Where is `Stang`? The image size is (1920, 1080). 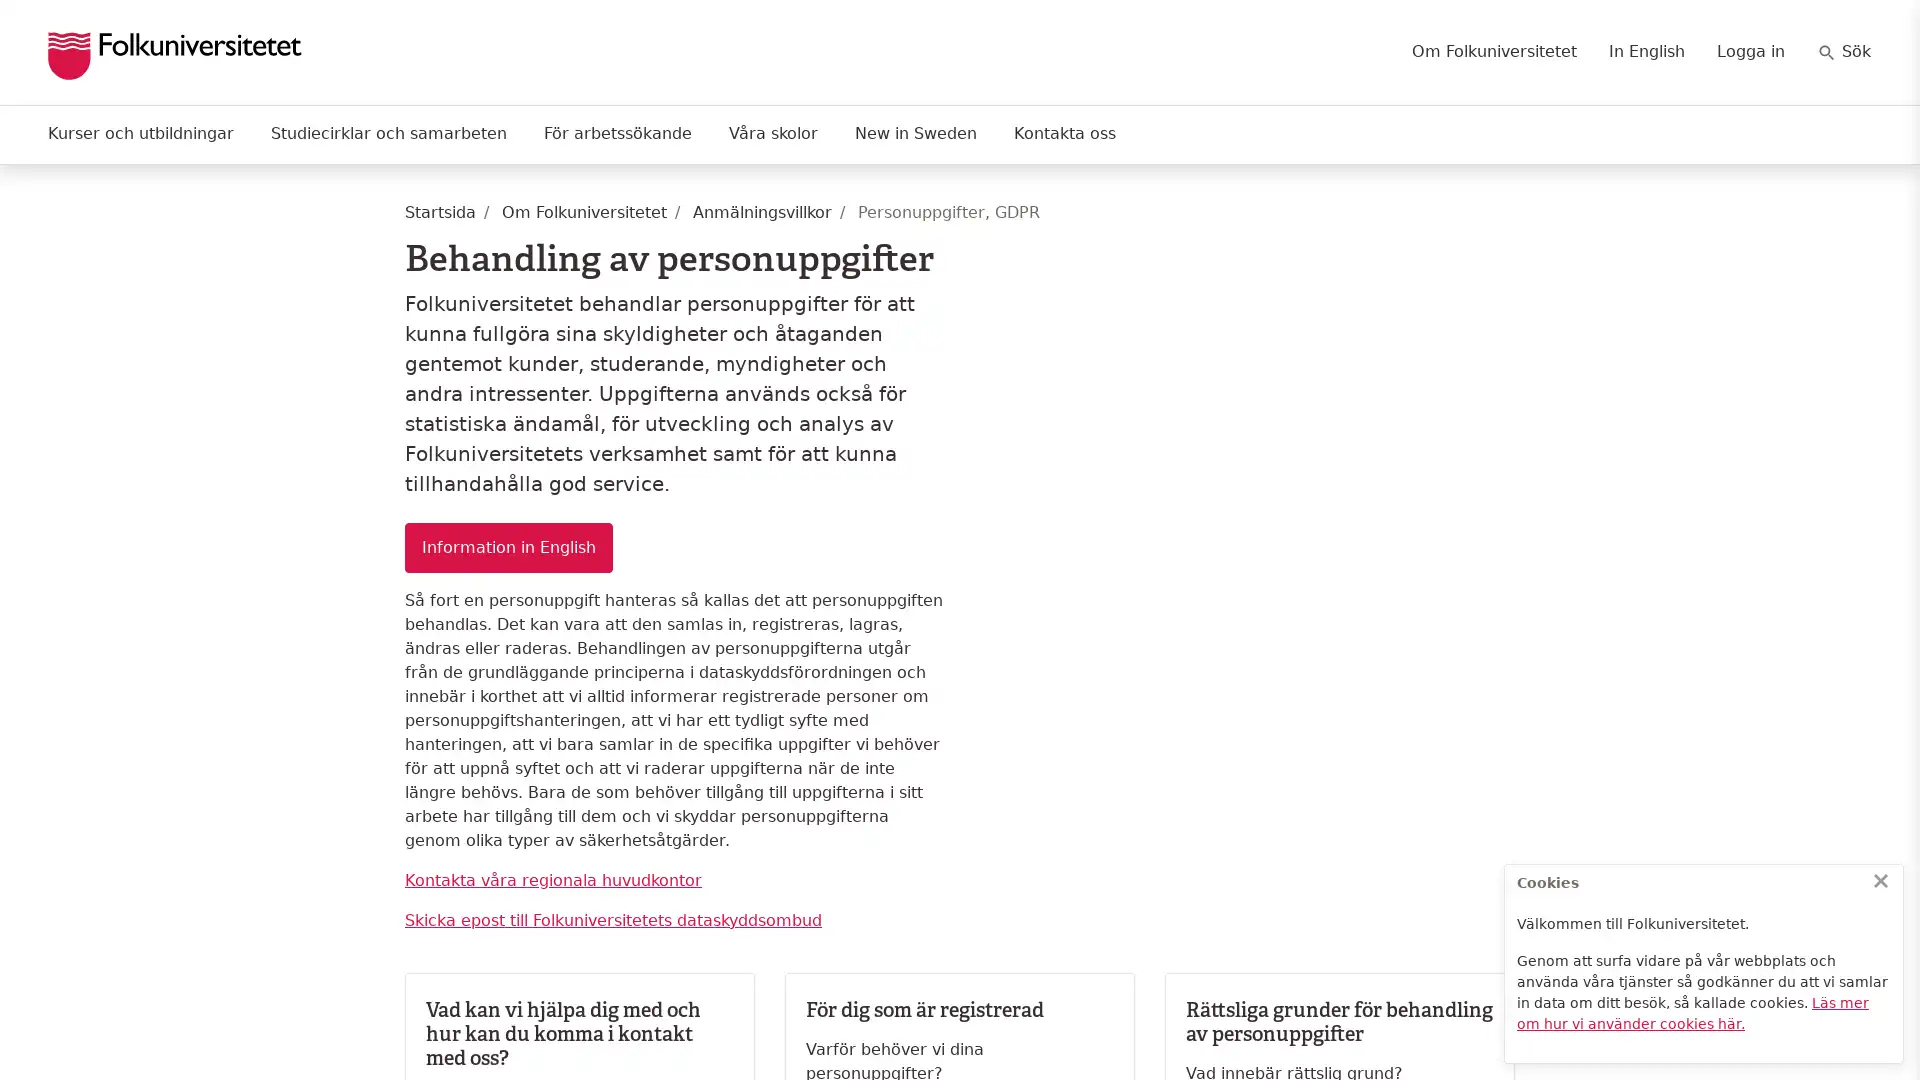
Stang is located at coordinates (1880, 879).